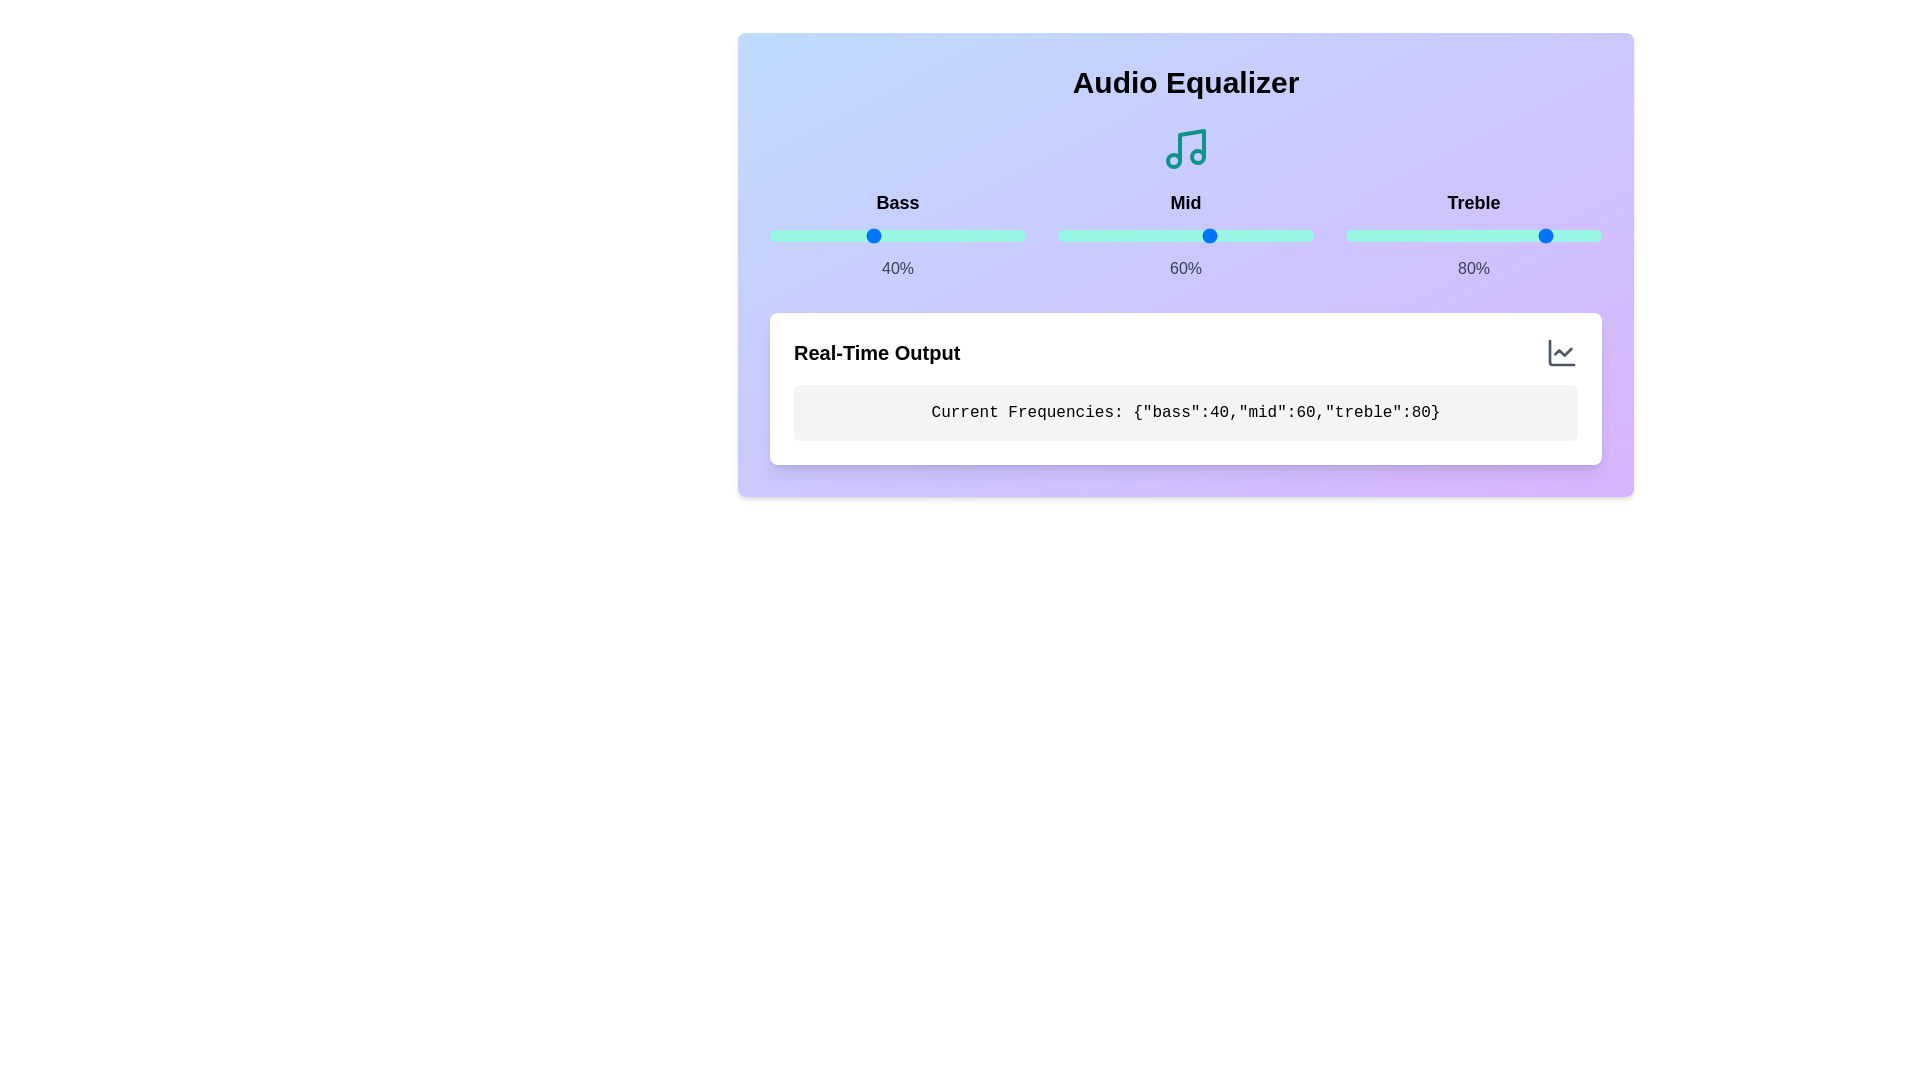  What do you see at coordinates (1416, 234) in the screenshot?
I see `the 'Treble' slider` at bounding box center [1416, 234].